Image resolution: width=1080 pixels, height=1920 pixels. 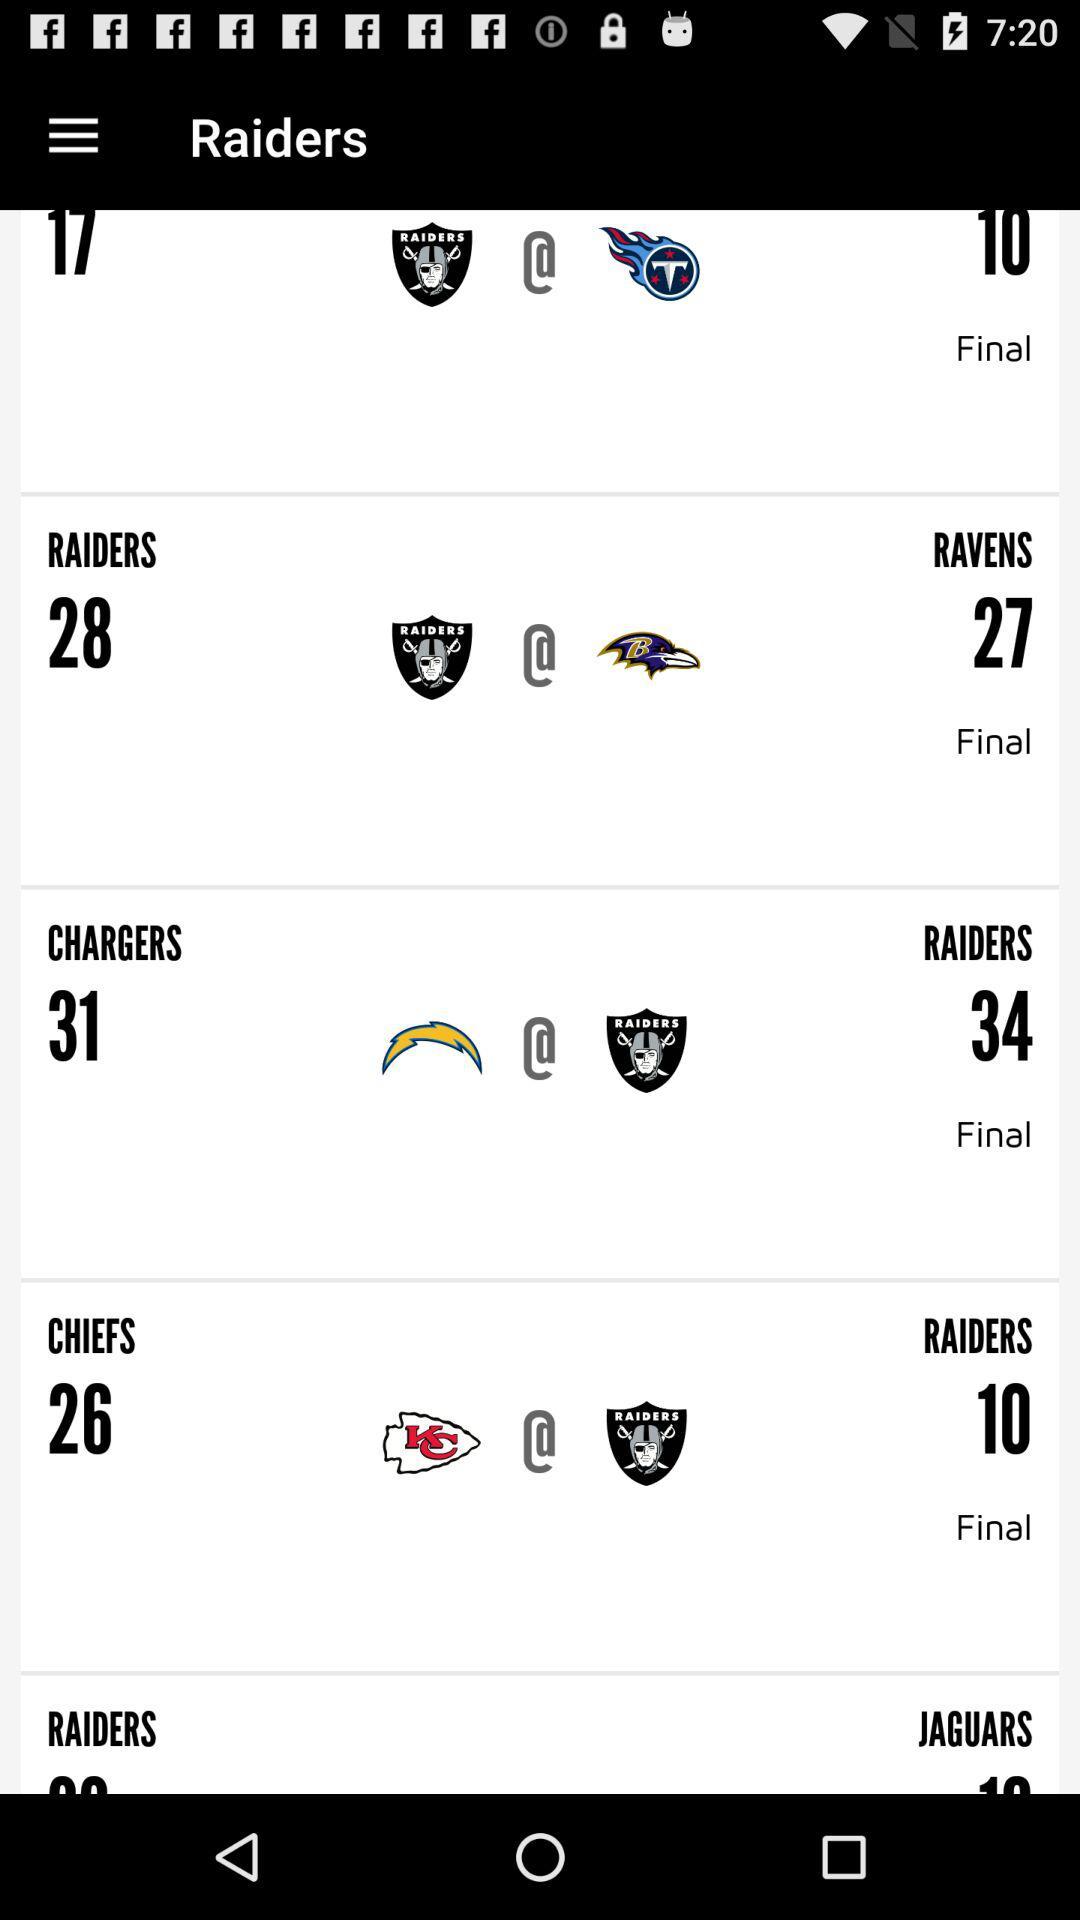 I want to click on the 28 icon, so click(x=79, y=634).